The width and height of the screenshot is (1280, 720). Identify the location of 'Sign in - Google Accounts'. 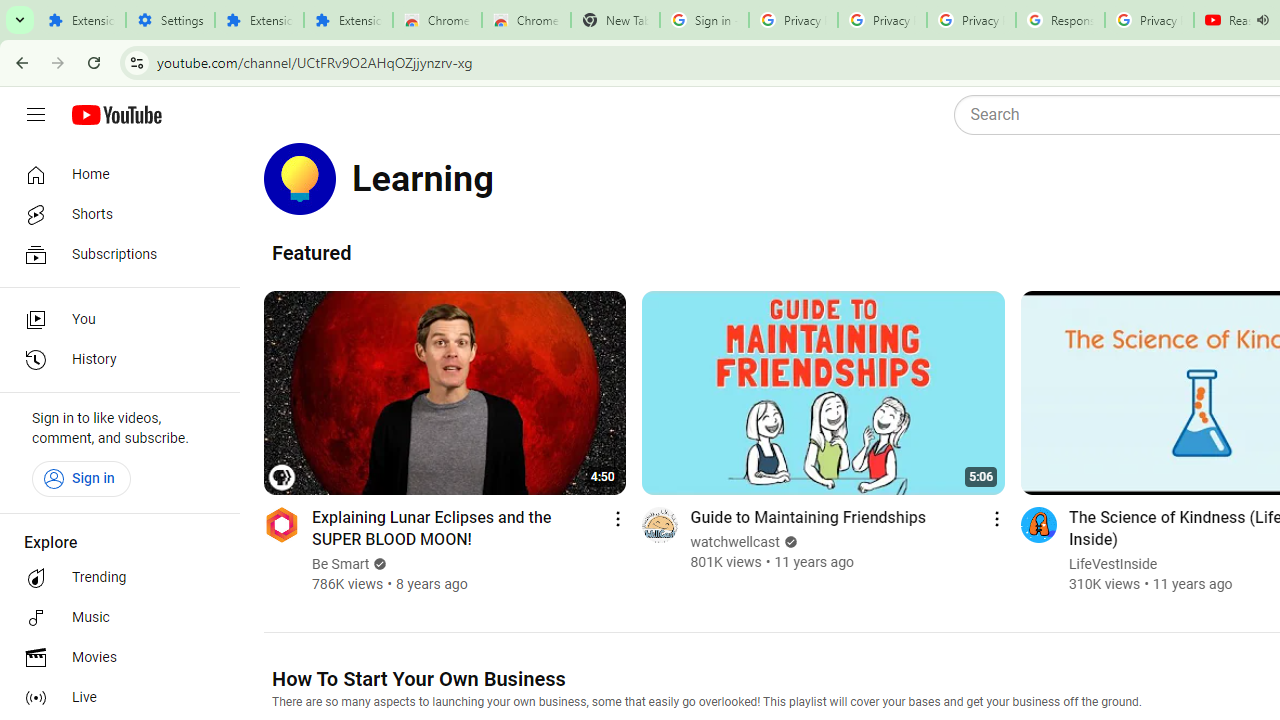
(704, 20).